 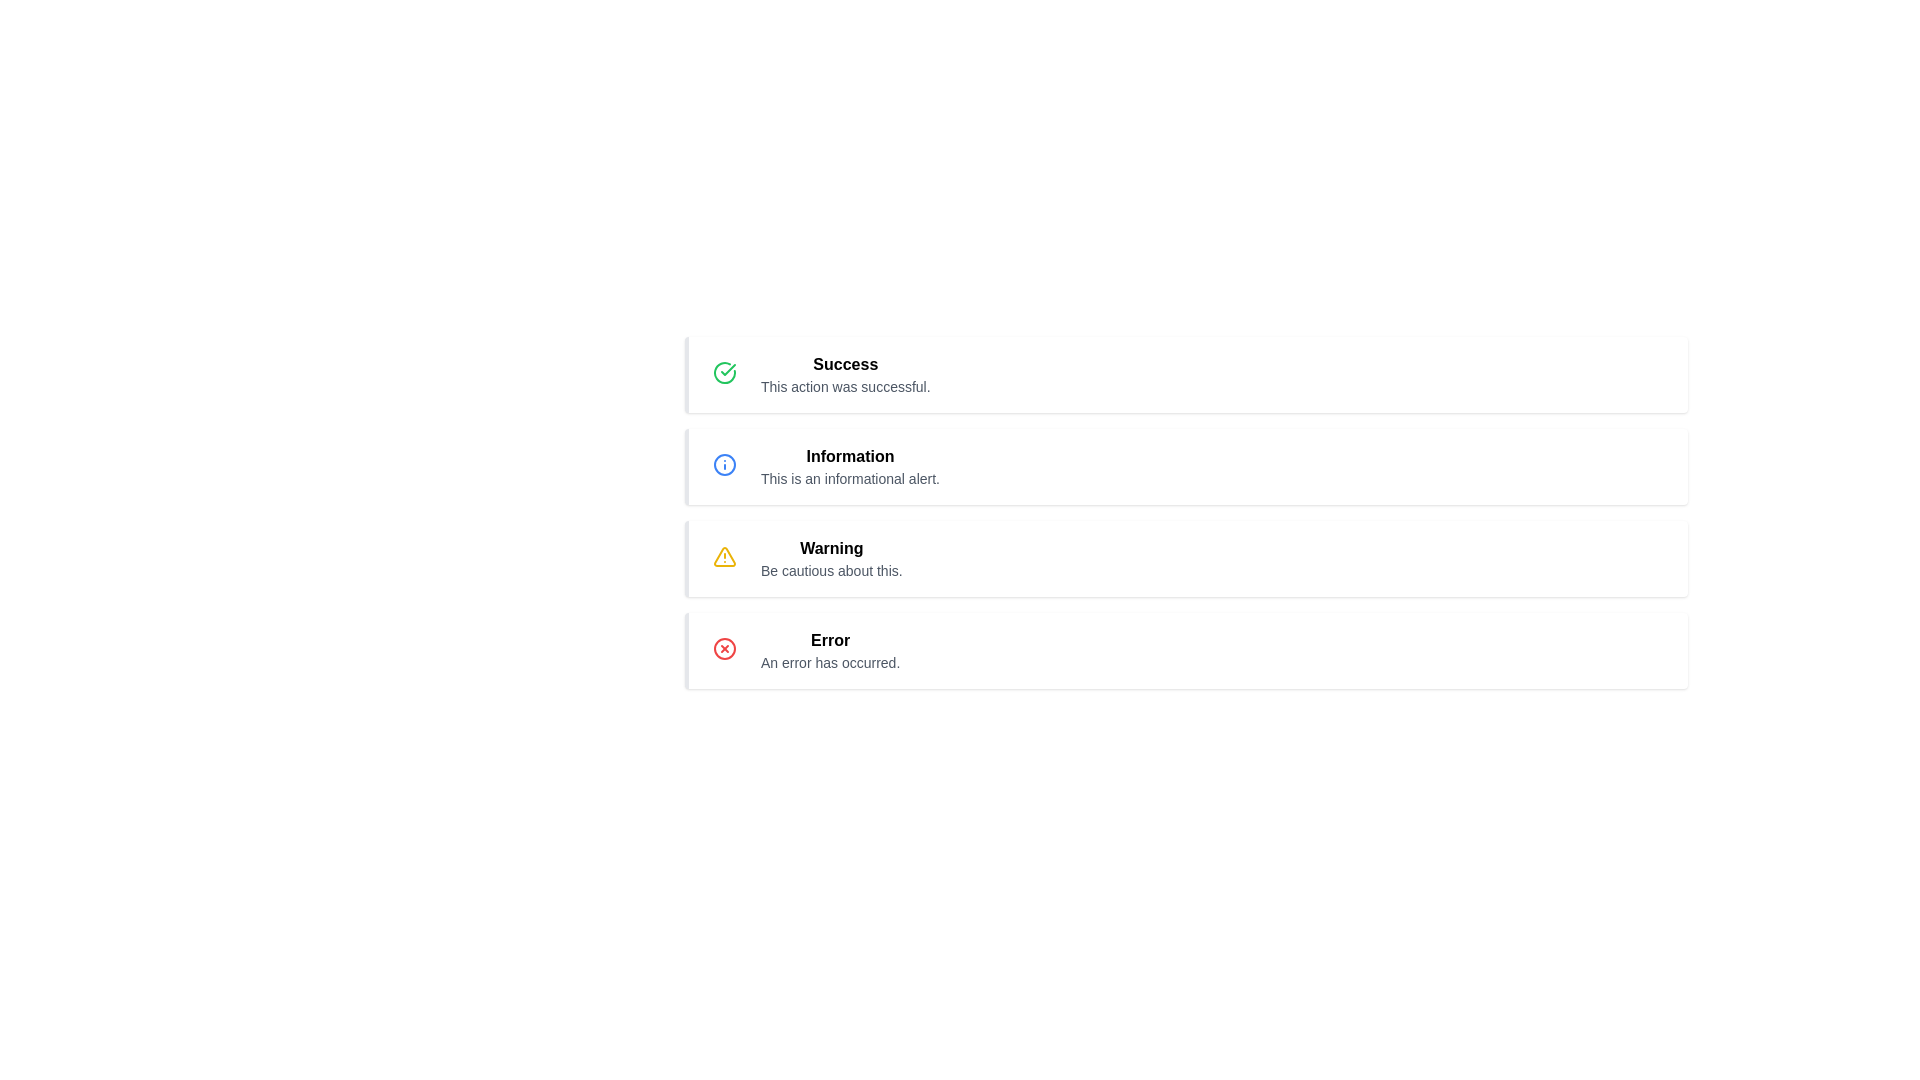 I want to click on the yellow triangular warning icon with an exclamation mark, which is located in the third notification box from the top beside the text 'Warning: Be cautious about this.', so click(x=723, y=556).